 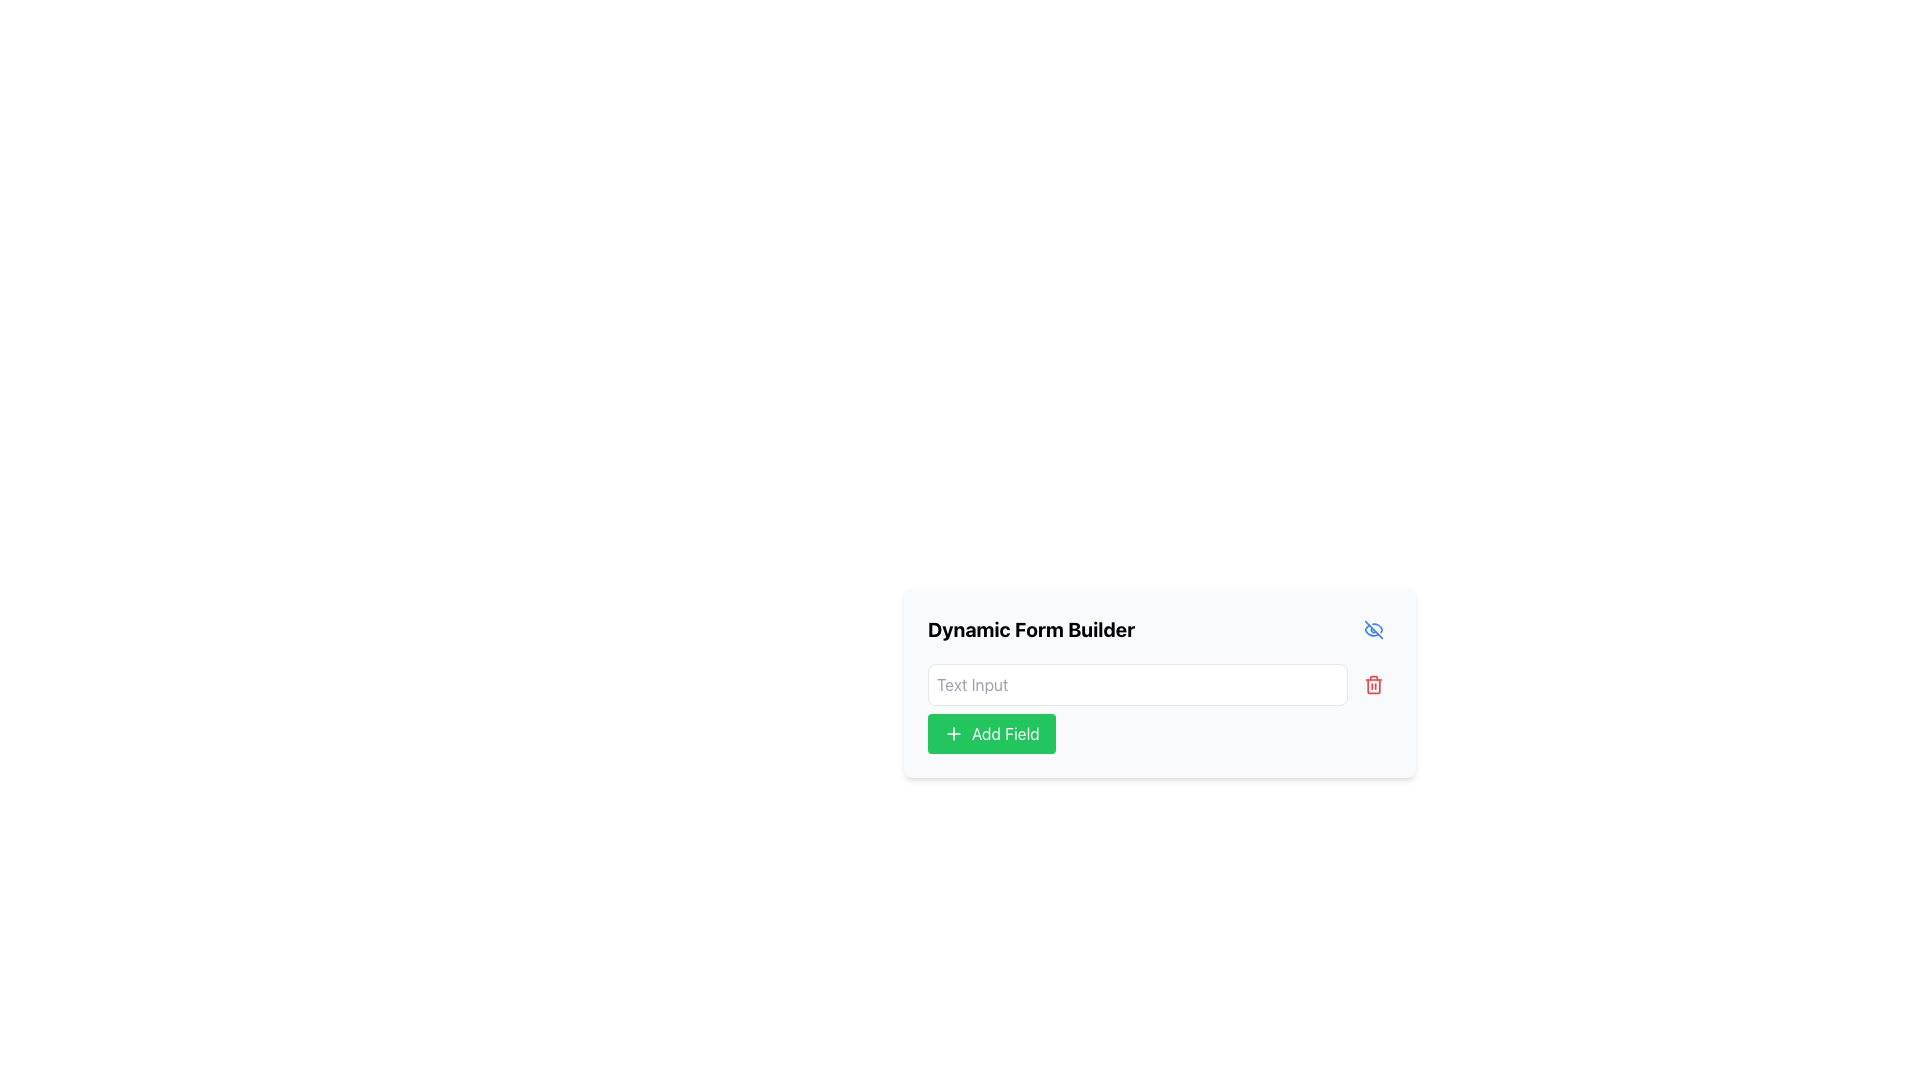 I want to click on the red trash bin icon button, which is styled with a circular red border and located next to a text input field in the form builder interface, so click(x=1372, y=684).